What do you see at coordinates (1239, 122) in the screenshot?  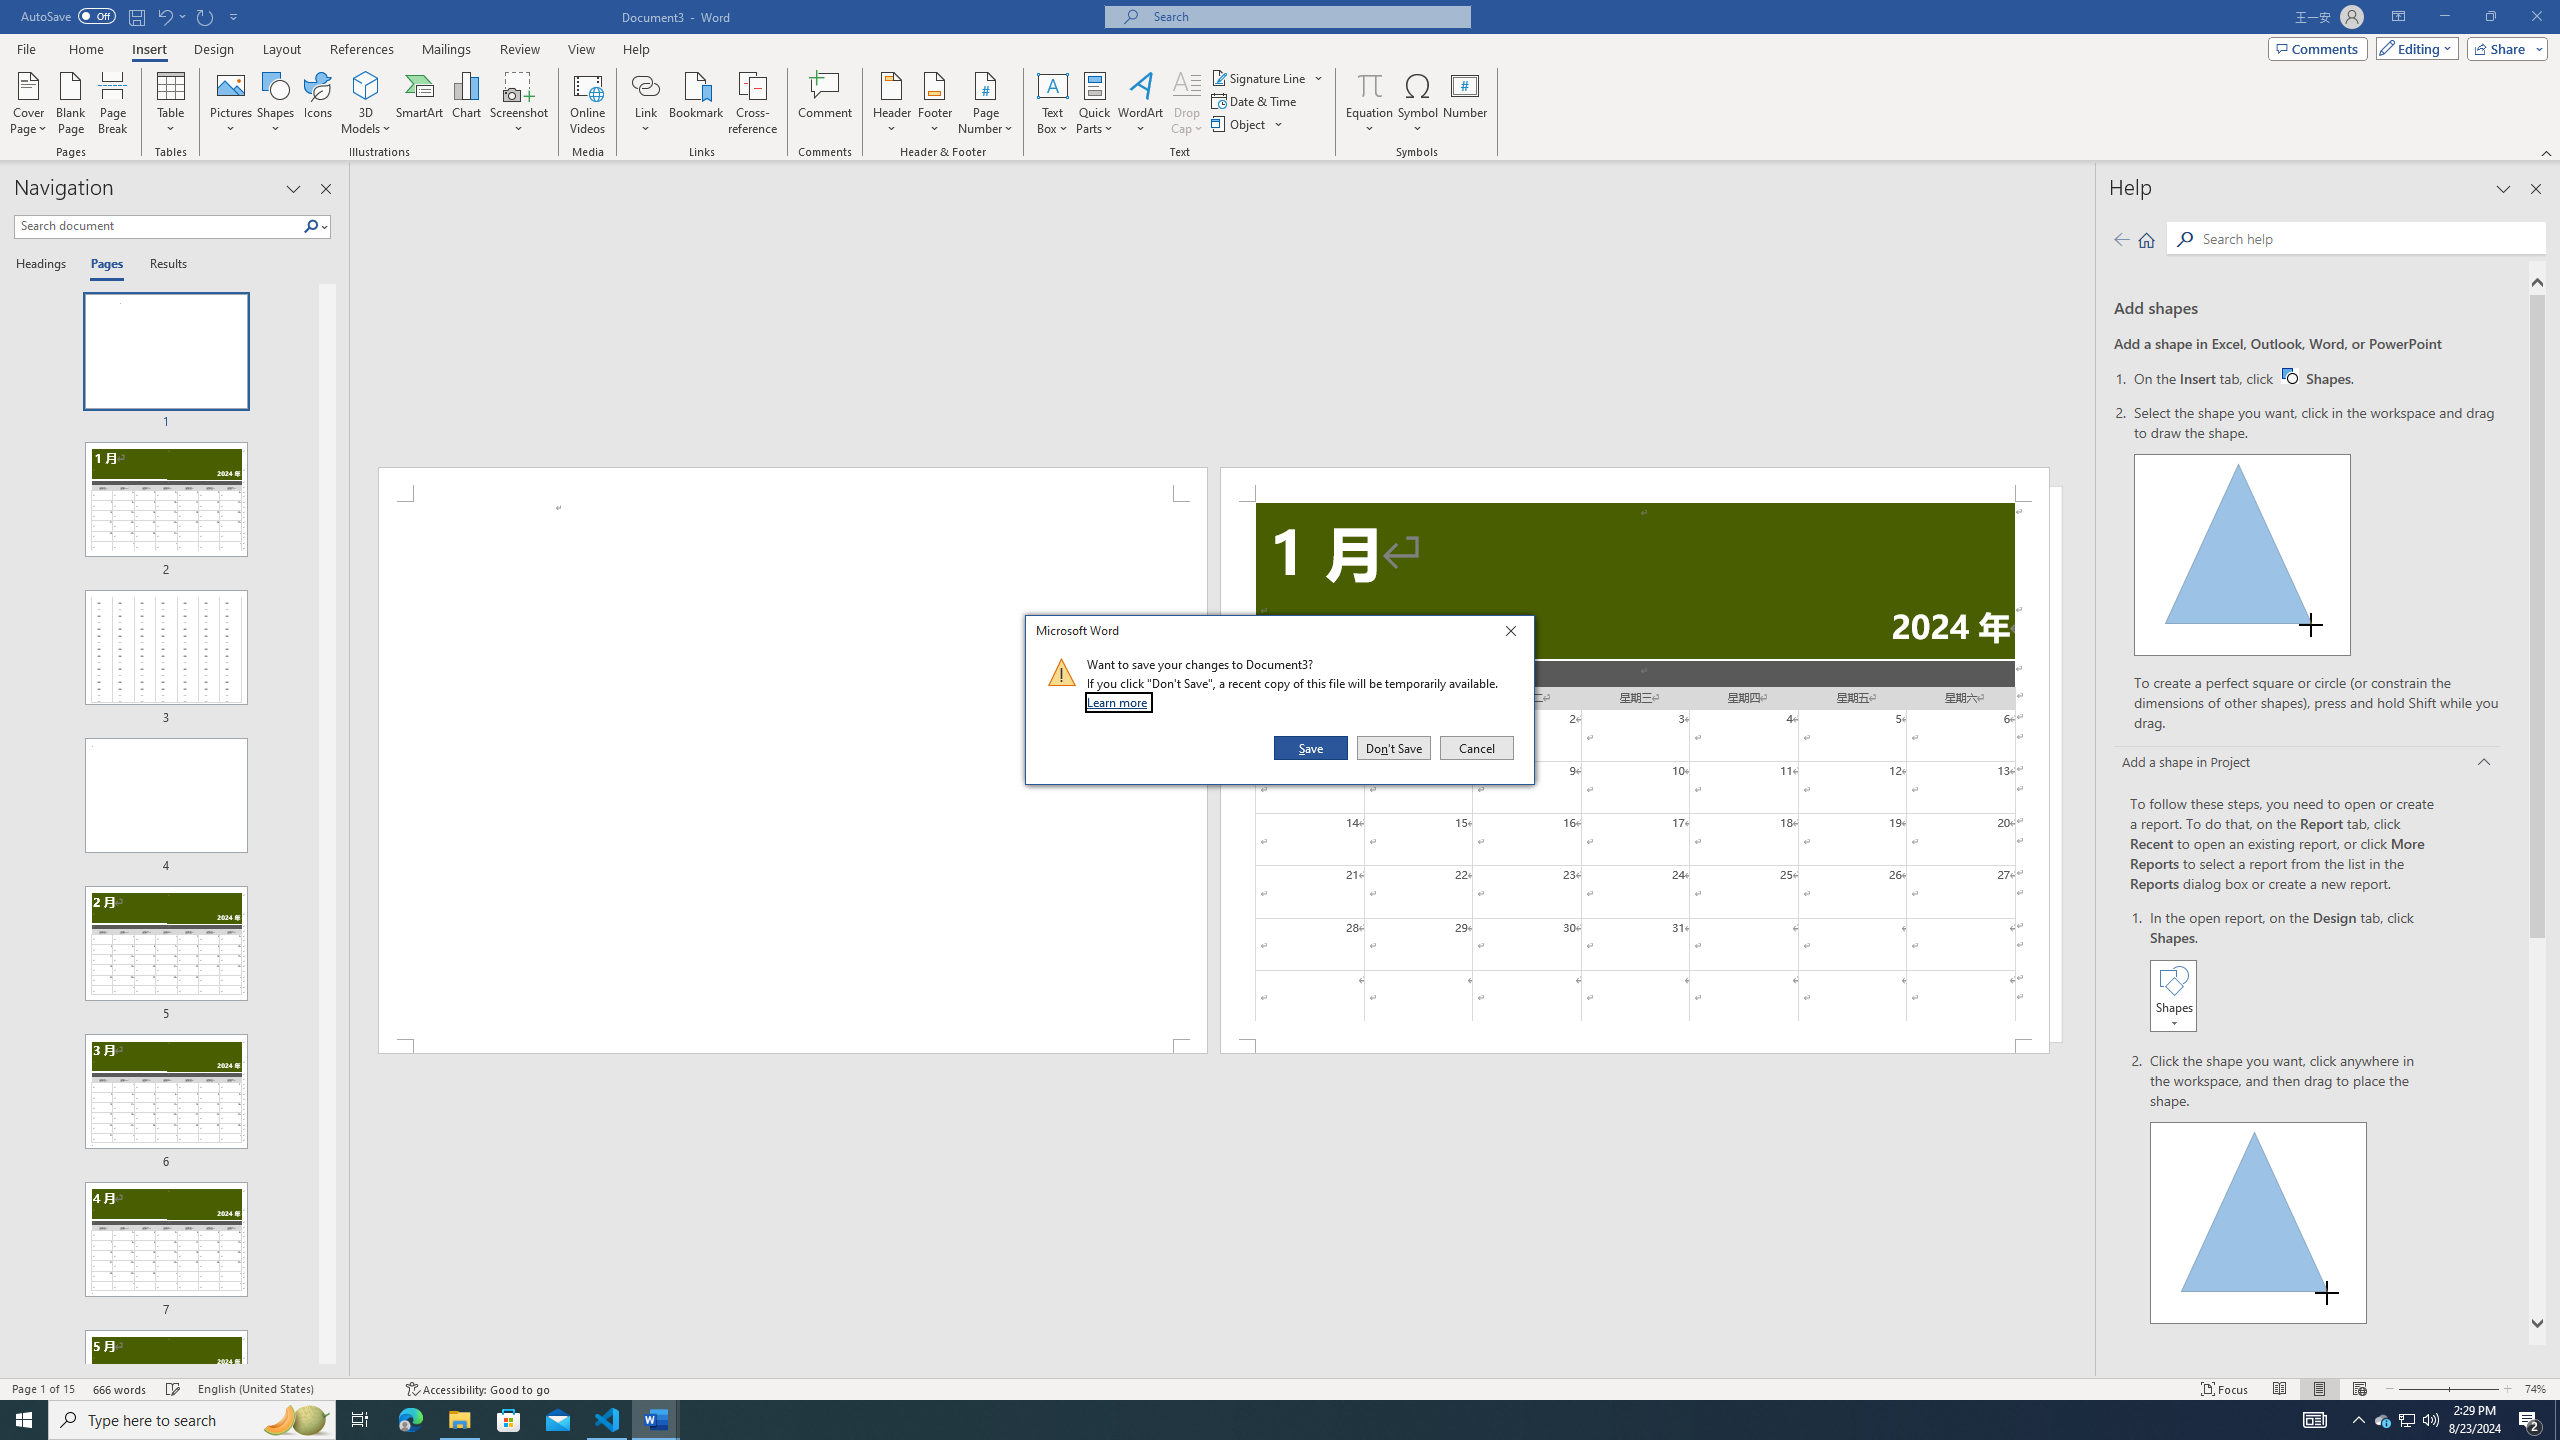 I see `'Object...'` at bounding box center [1239, 122].